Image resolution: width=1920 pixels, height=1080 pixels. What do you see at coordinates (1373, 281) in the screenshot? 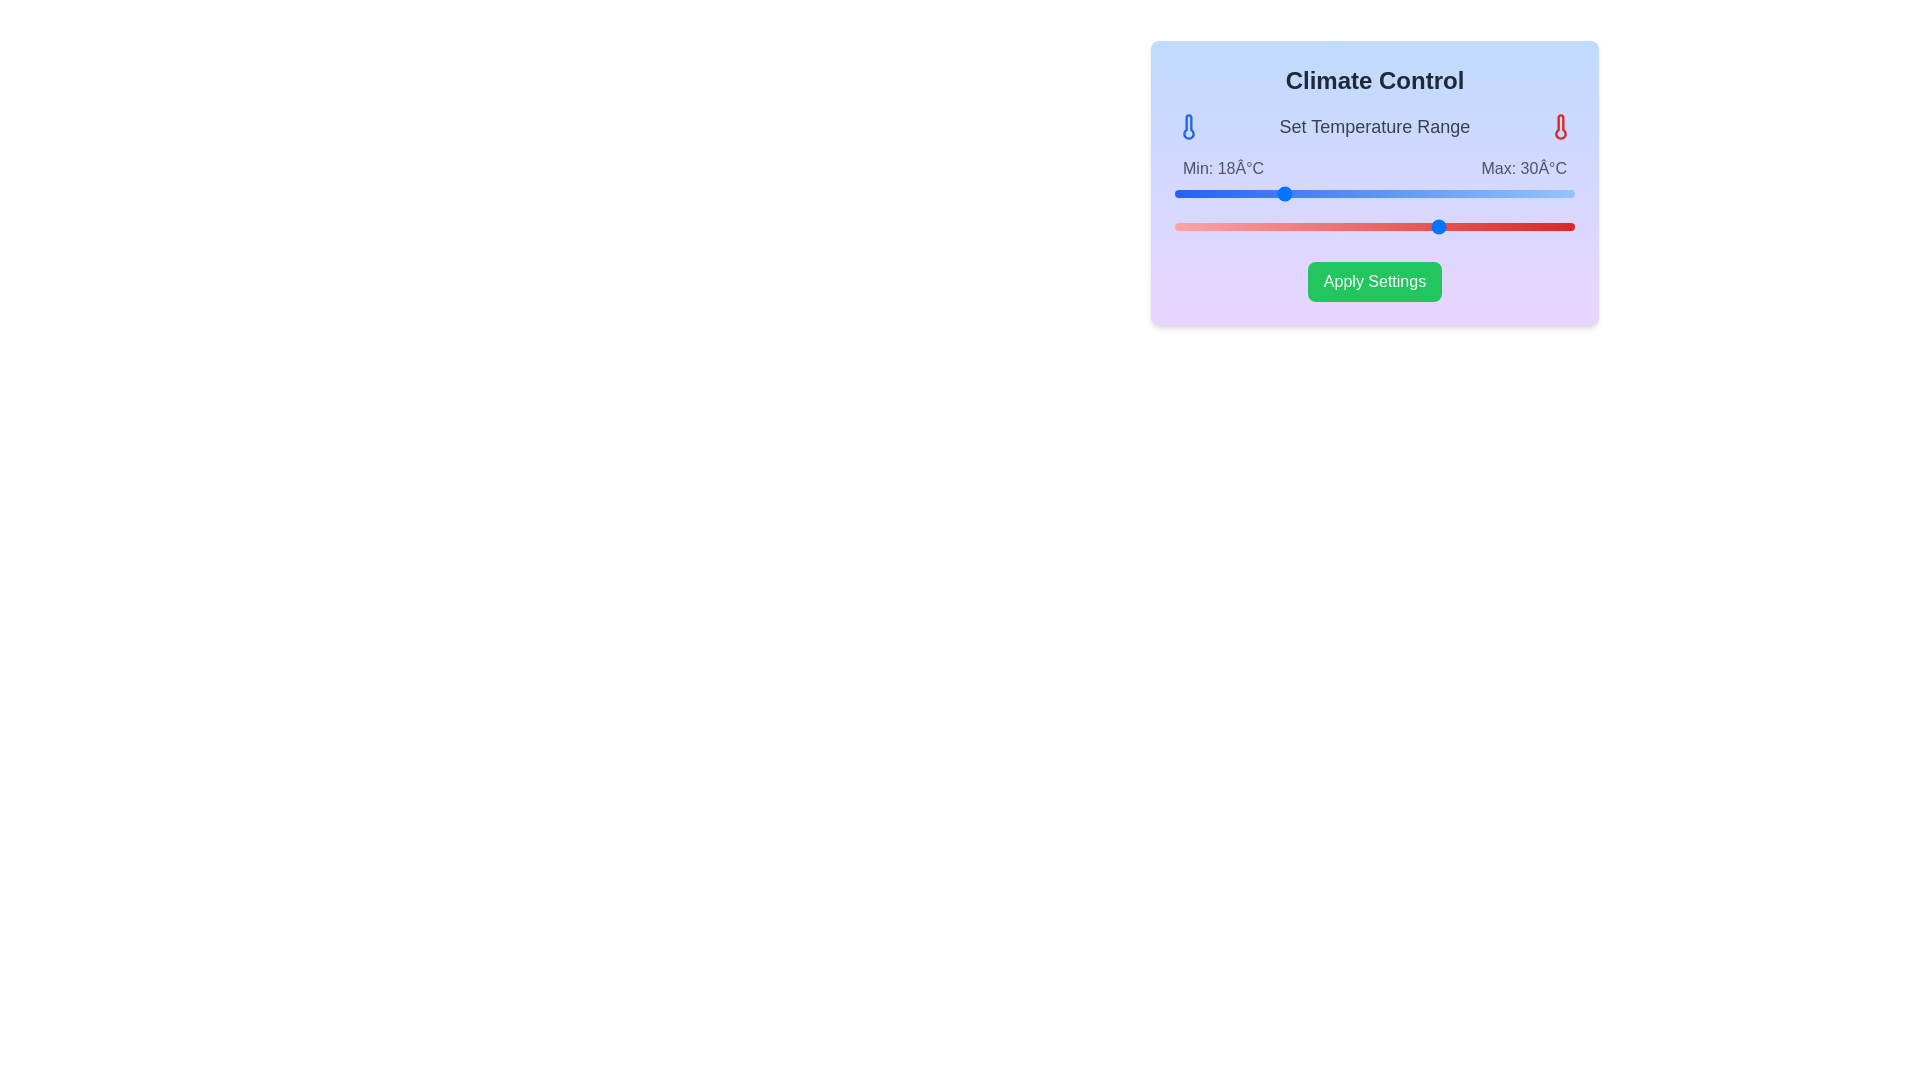
I see `the 'Apply Settings' button` at bounding box center [1373, 281].